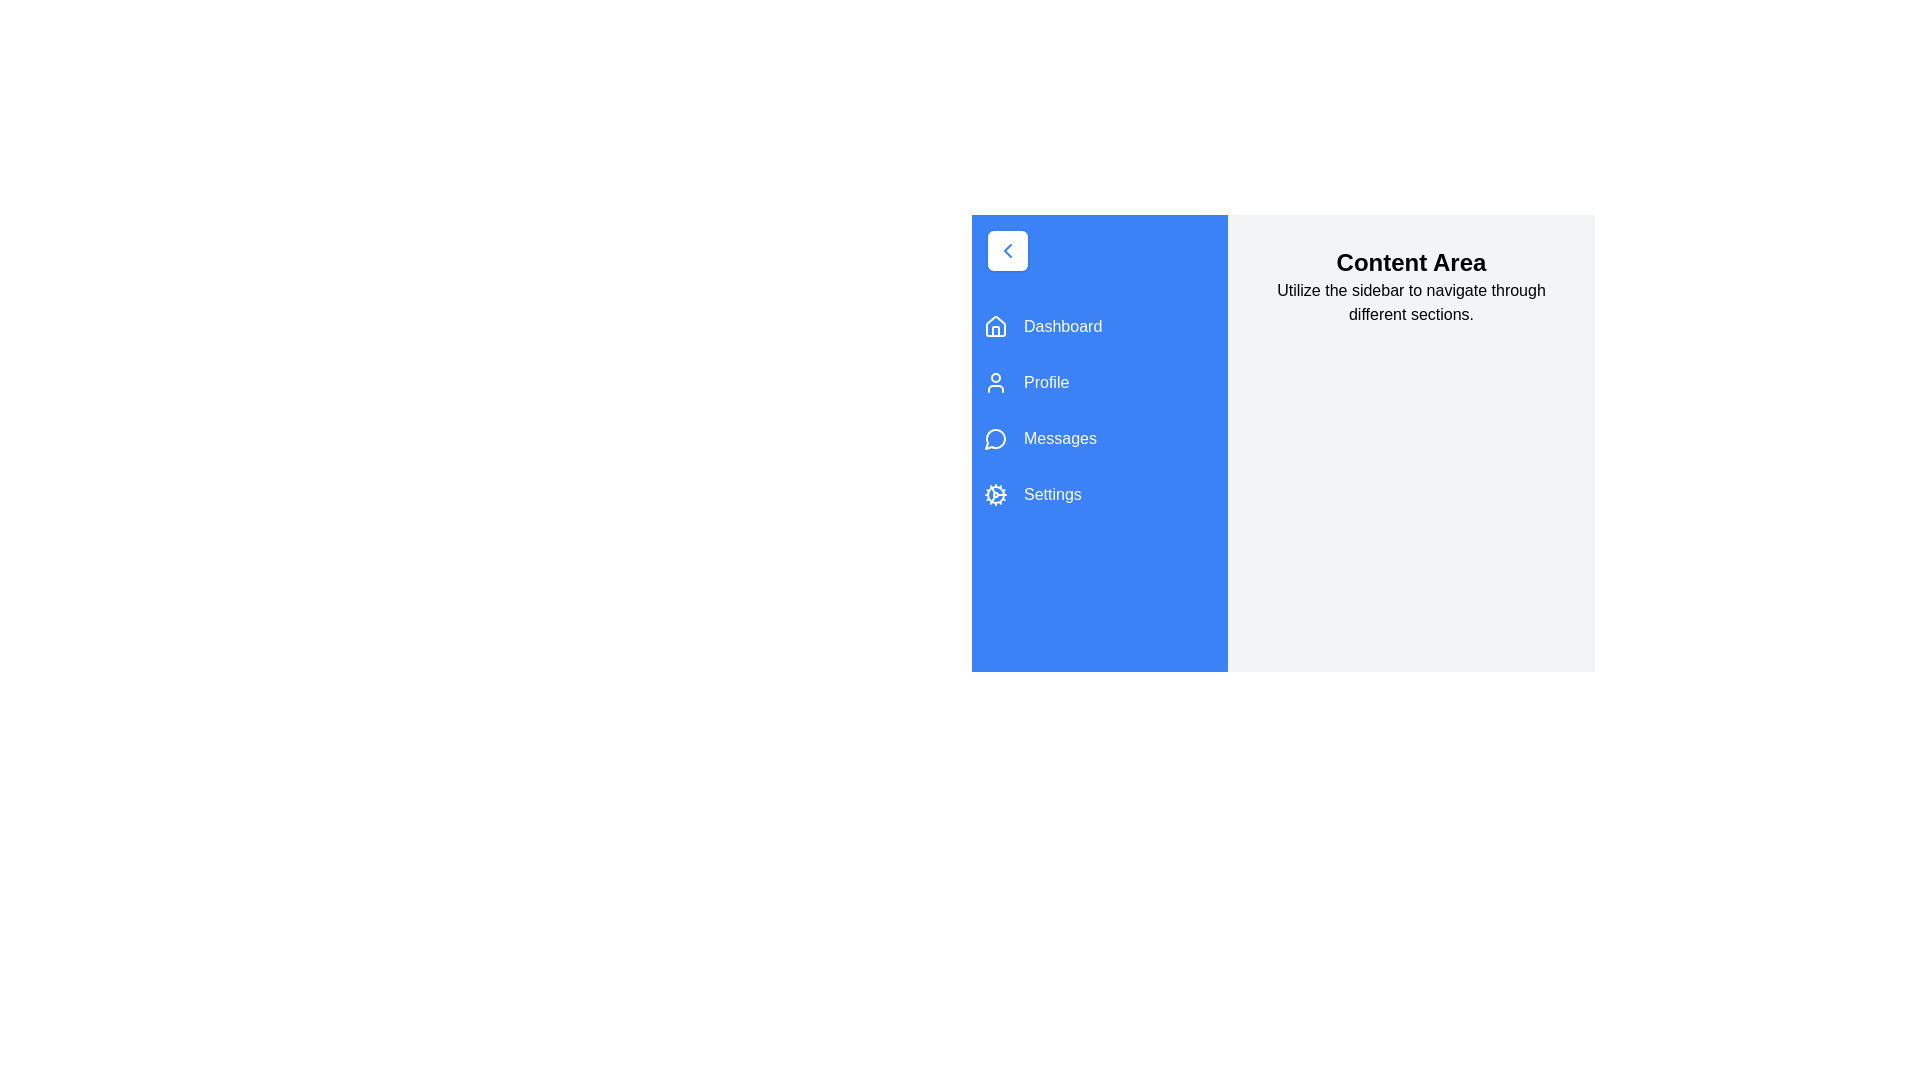  I want to click on the menu item Profile from the sidebar, so click(1098, 382).